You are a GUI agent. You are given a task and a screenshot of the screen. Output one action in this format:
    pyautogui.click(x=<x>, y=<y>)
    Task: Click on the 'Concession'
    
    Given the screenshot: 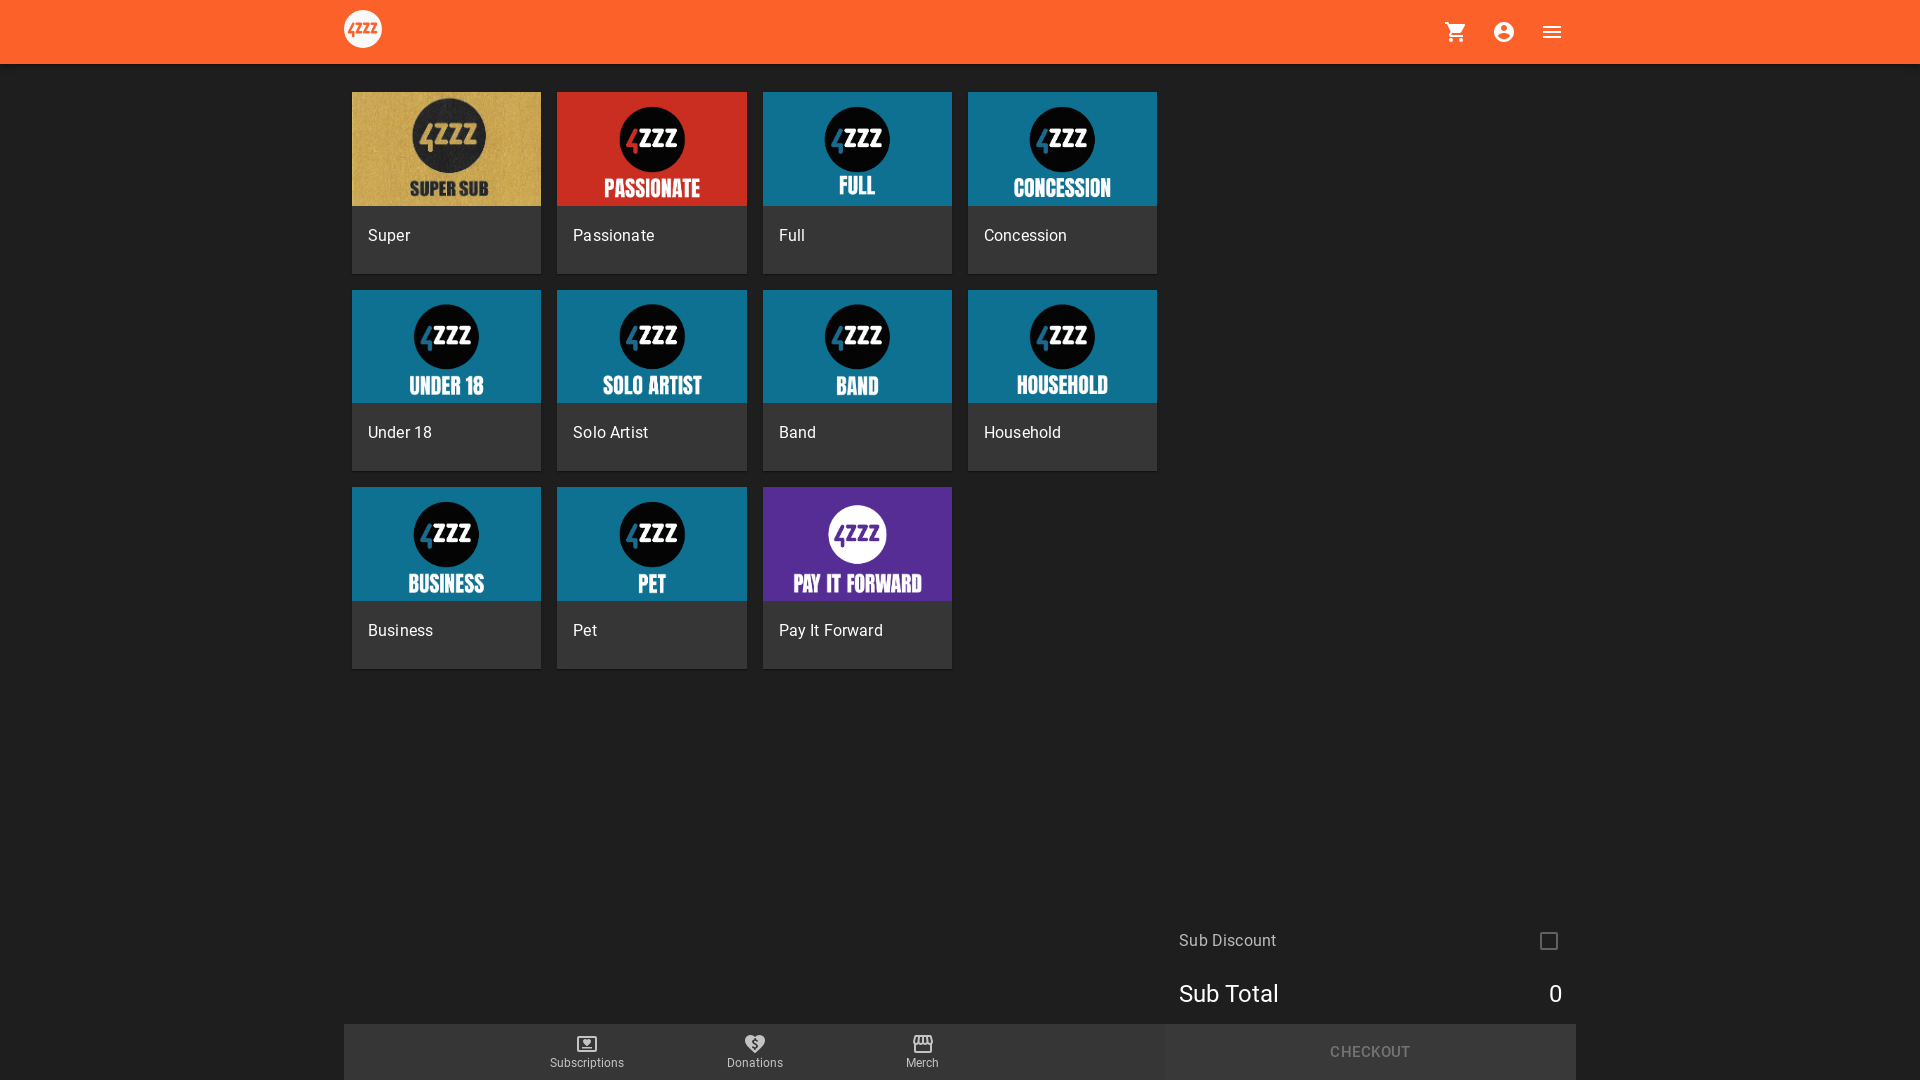 What is the action you would take?
    pyautogui.click(x=1061, y=182)
    